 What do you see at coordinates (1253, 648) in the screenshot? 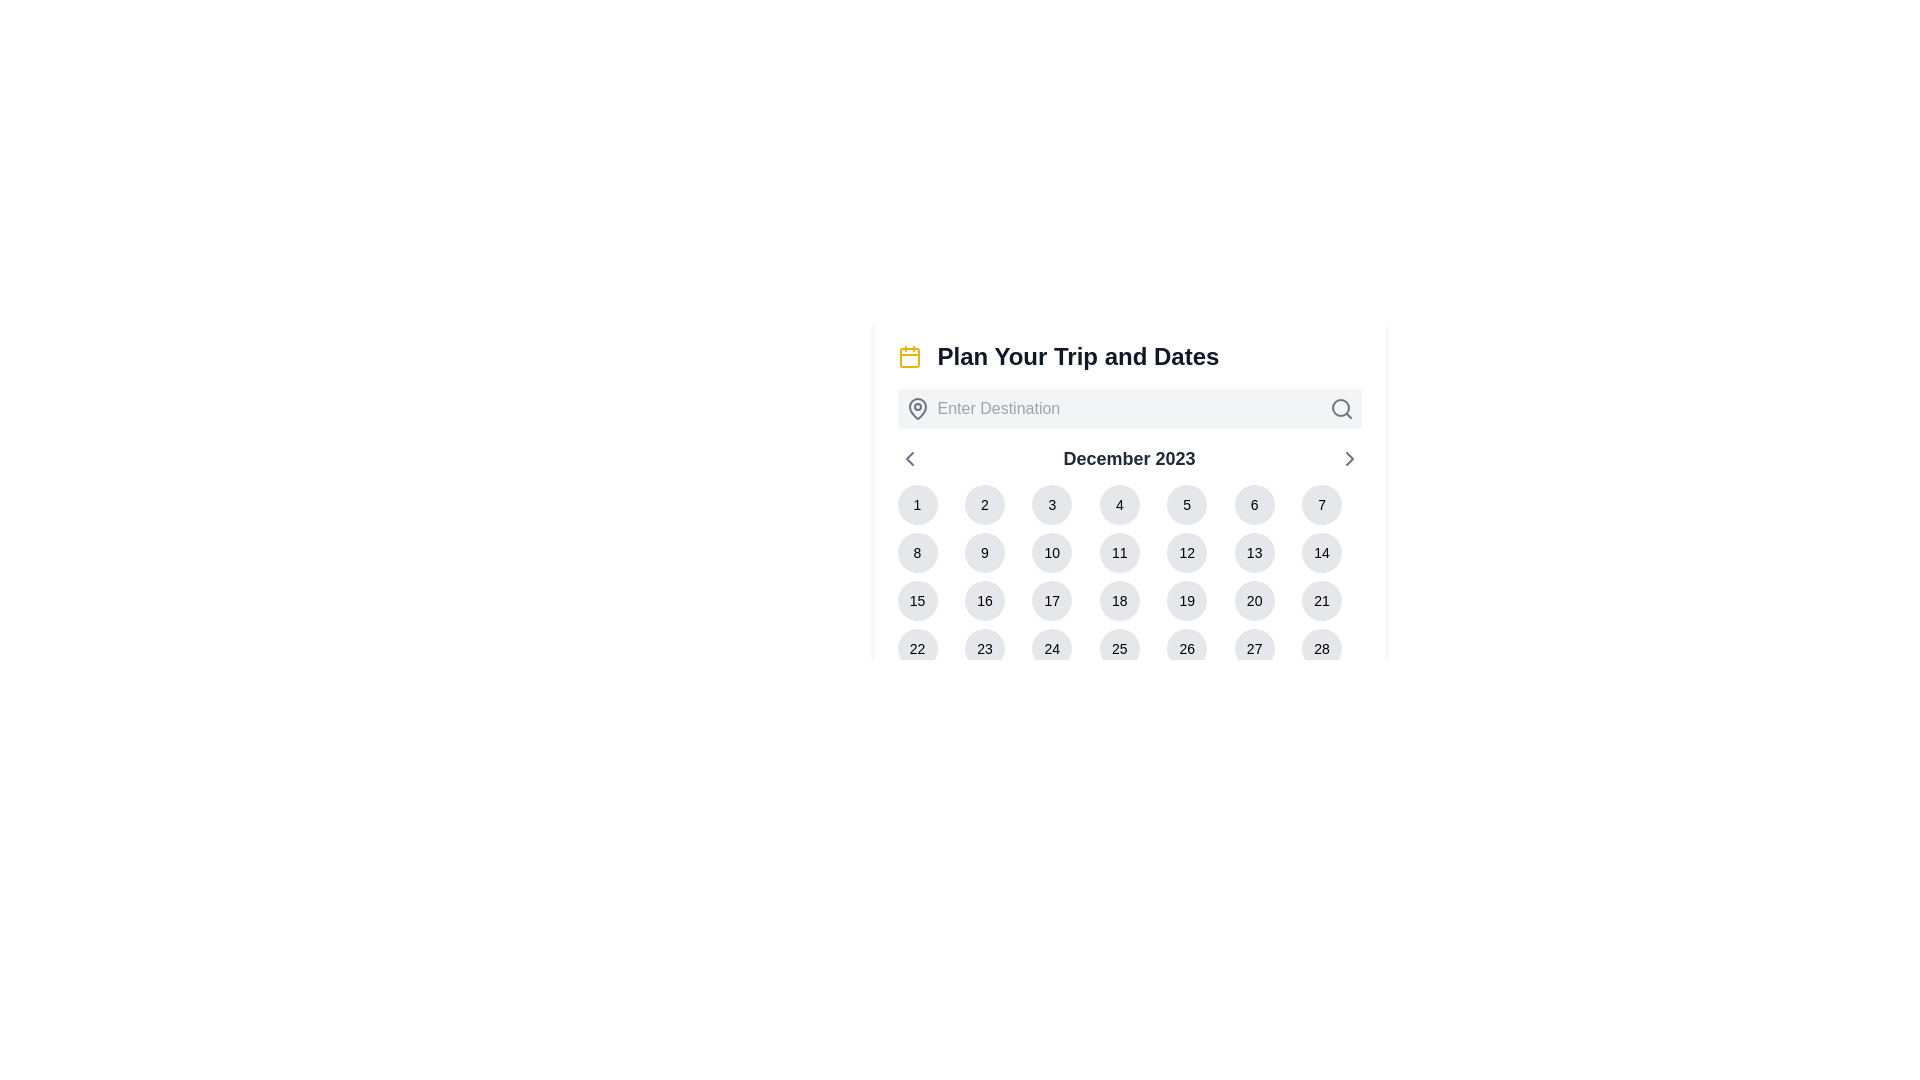
I see `the sixth button in the fourth row of the date selection grid in the December 2023 calendar` at bounding box center [1253, 648].